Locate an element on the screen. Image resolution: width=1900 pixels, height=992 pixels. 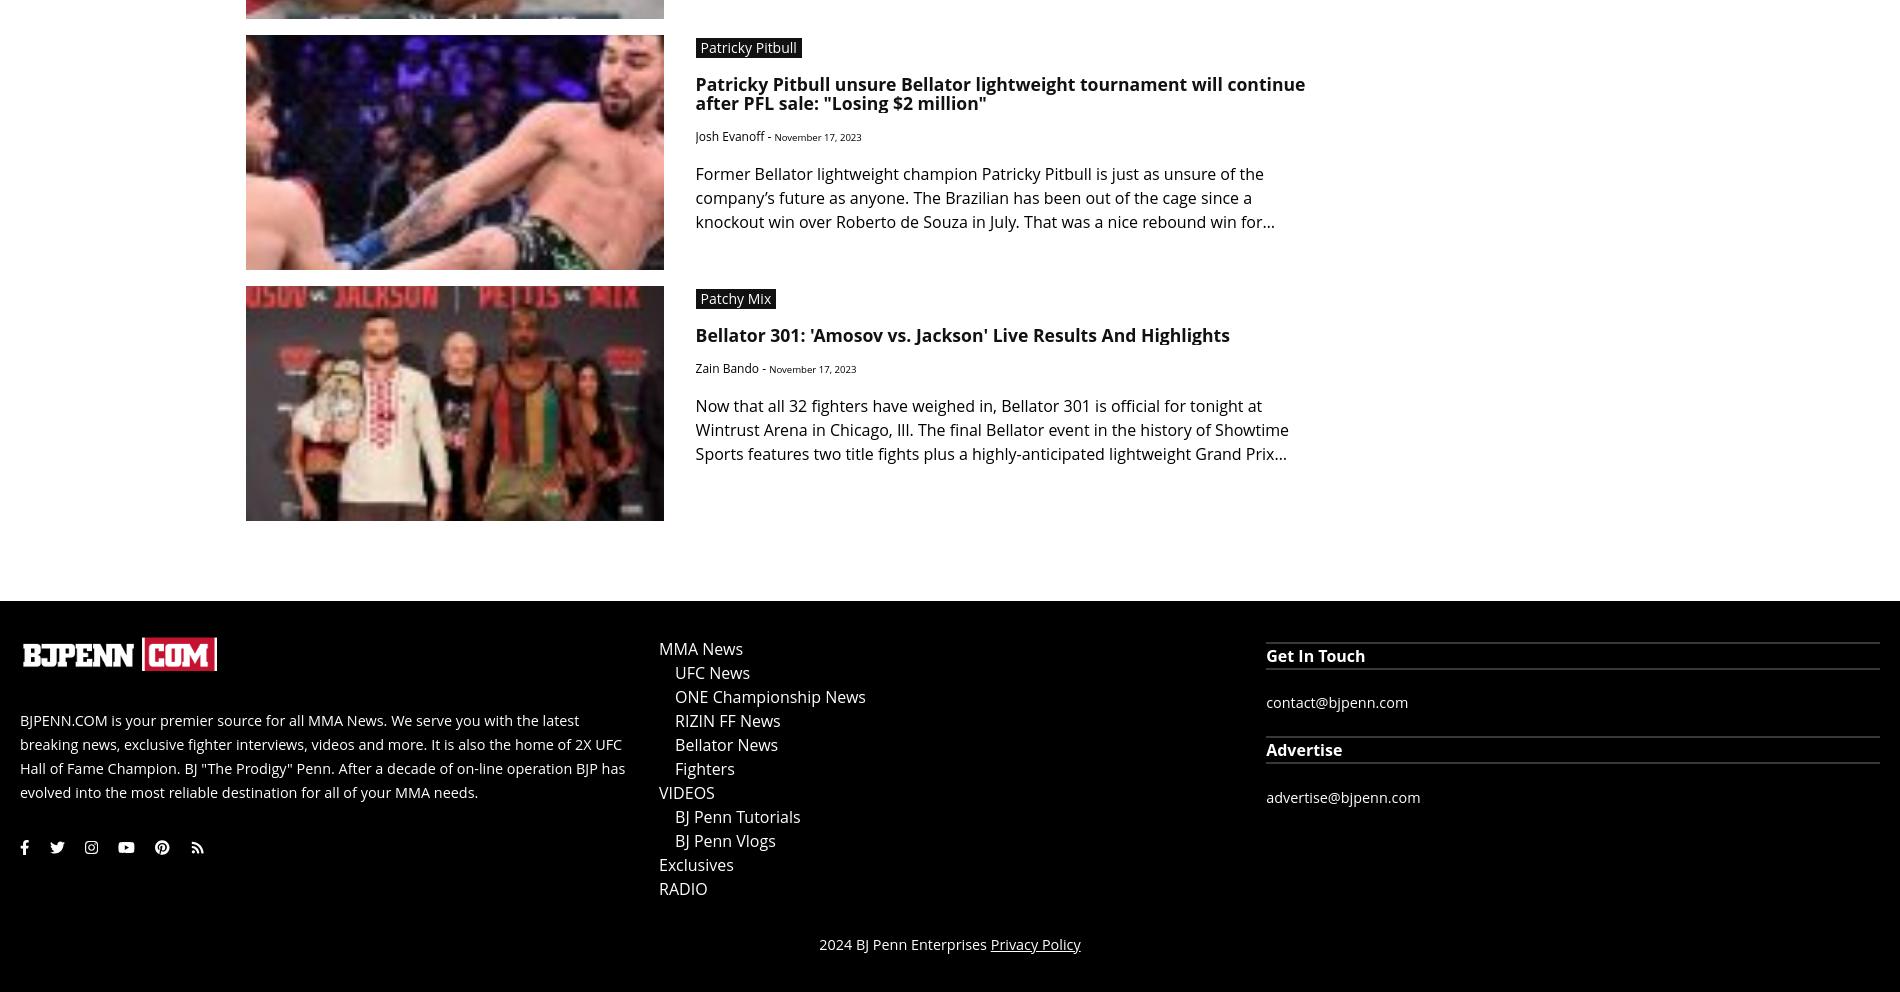
'ONE Championship News' is located at coordinates (769, 694).